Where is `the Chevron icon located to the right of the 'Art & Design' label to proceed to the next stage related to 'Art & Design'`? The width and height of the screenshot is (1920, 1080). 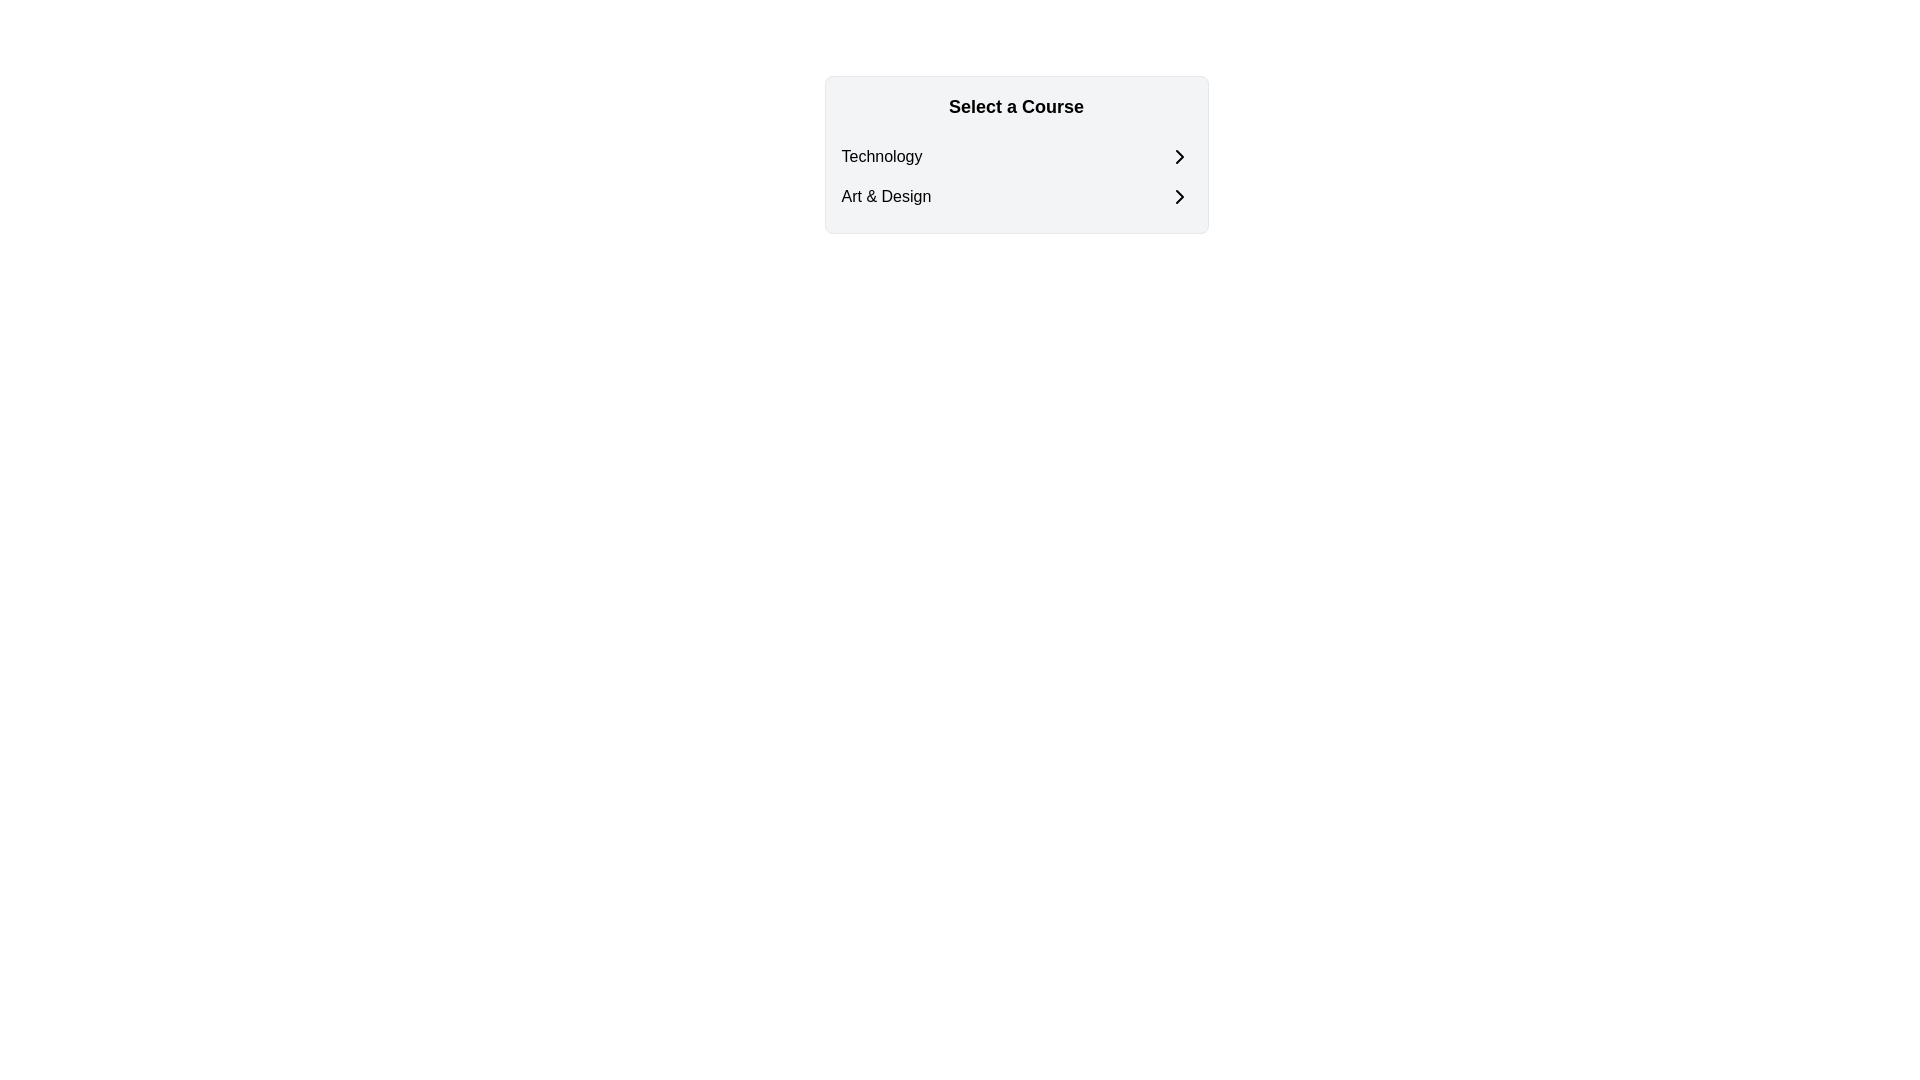
the Chevron icon located to the right of the 'Art & Design' label to proceed to the next stage related to 'Art & Design' is located at coordinates (1179, 196).